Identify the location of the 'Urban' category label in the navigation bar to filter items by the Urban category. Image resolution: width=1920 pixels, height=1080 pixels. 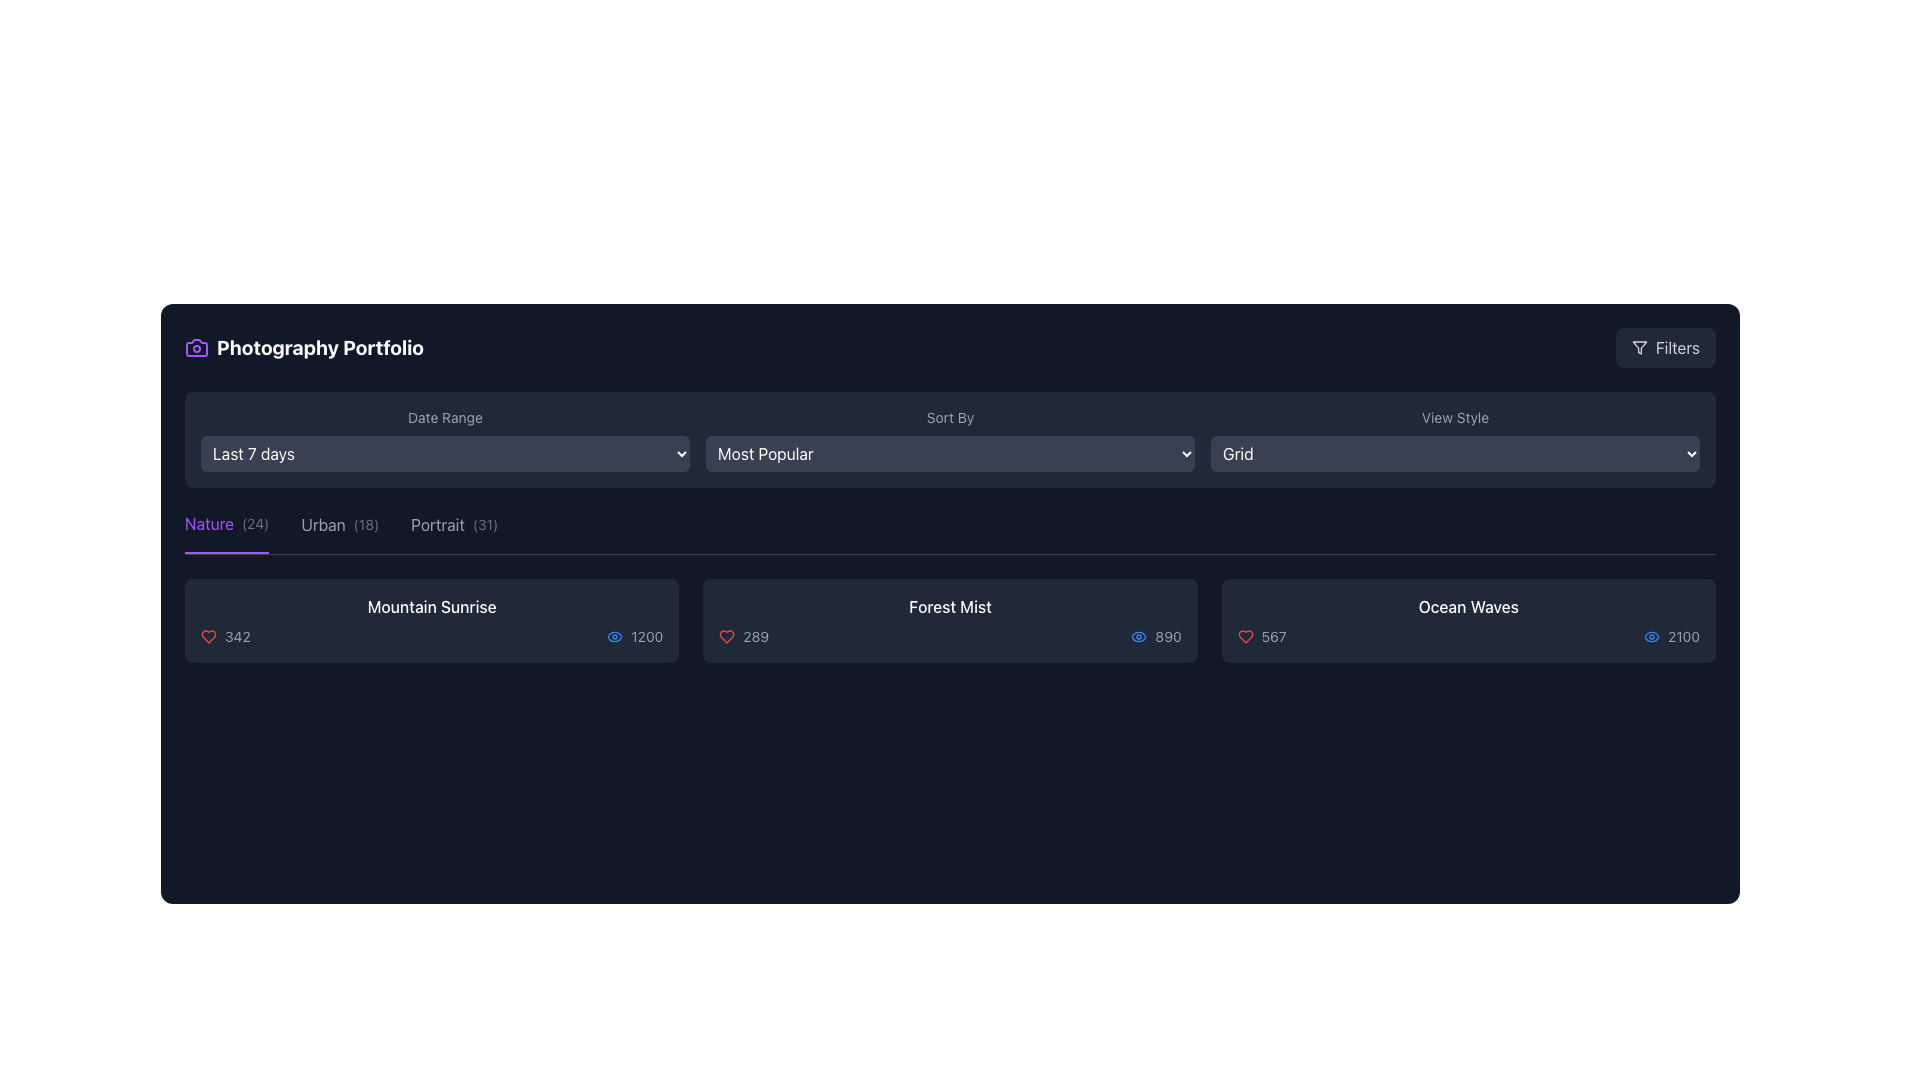
(340, 523).